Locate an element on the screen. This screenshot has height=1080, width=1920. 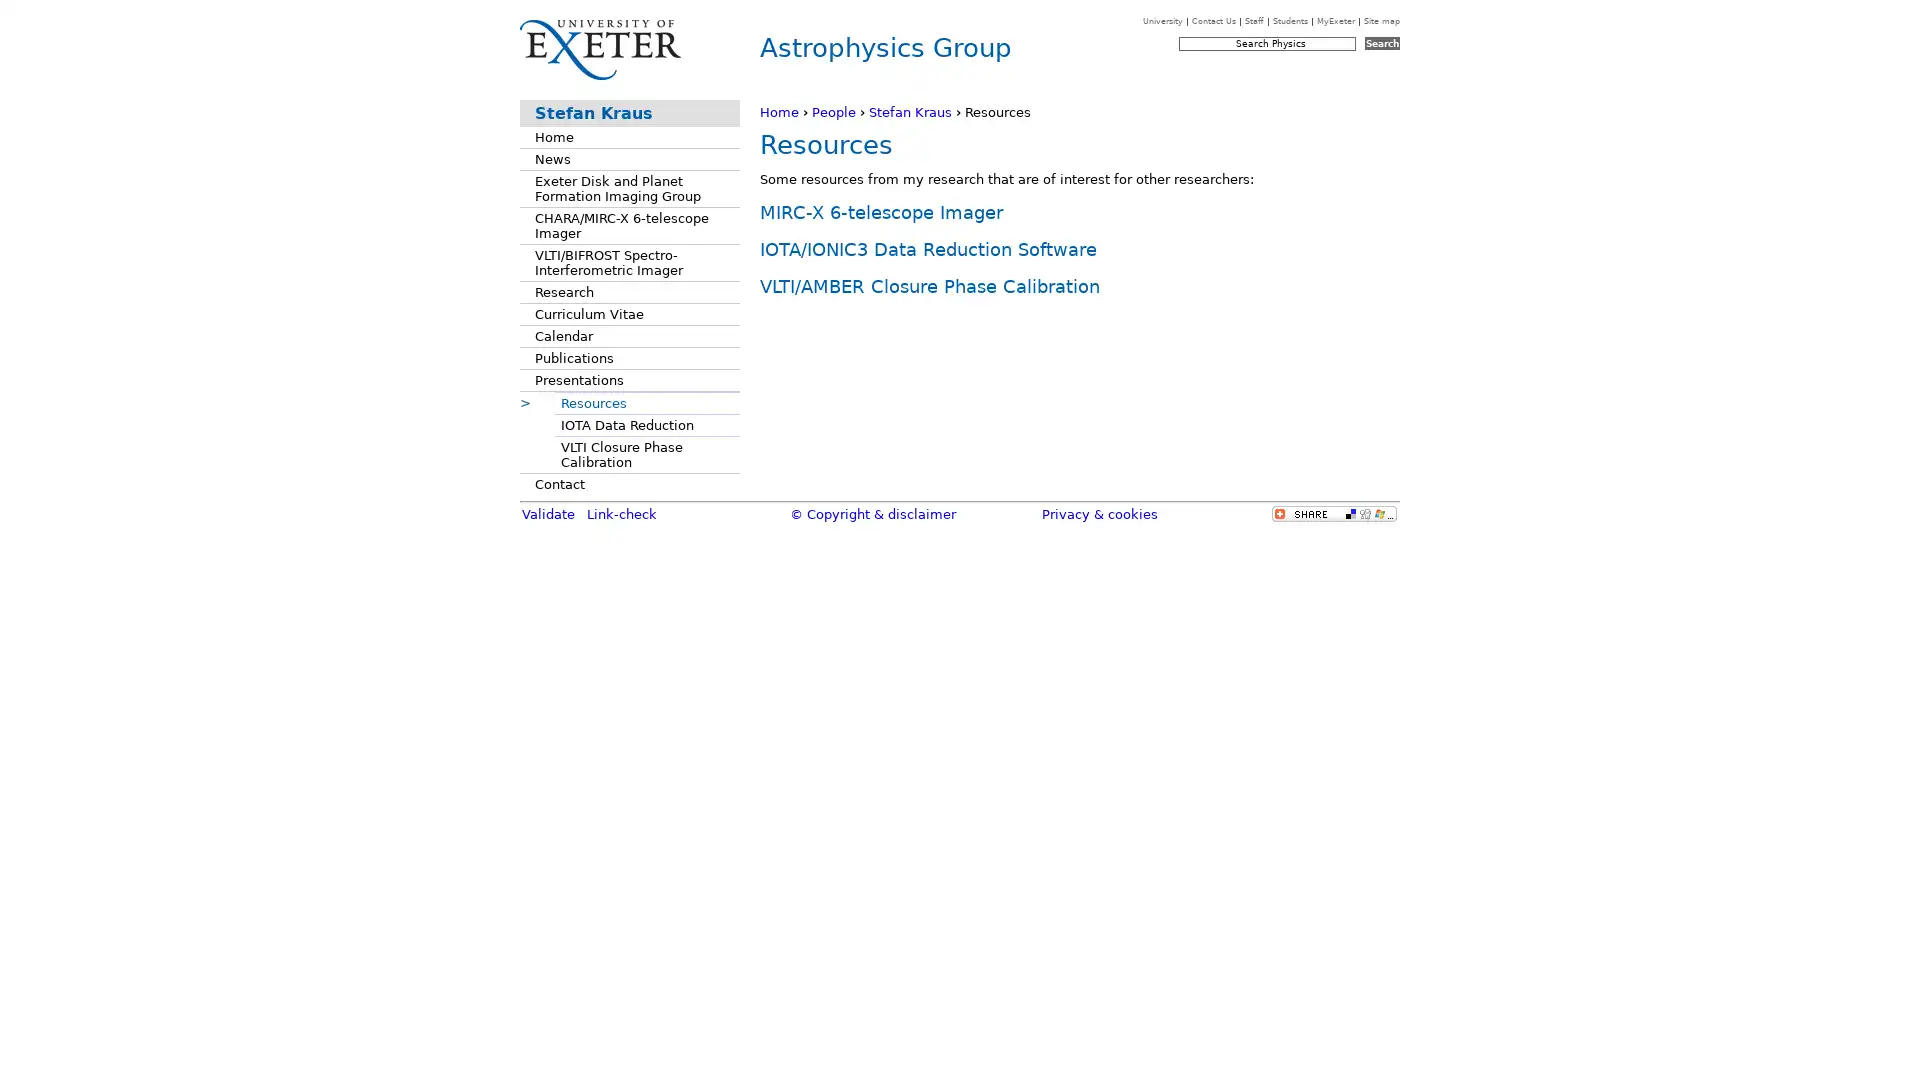
Search is located at coordinates (1381, 43).